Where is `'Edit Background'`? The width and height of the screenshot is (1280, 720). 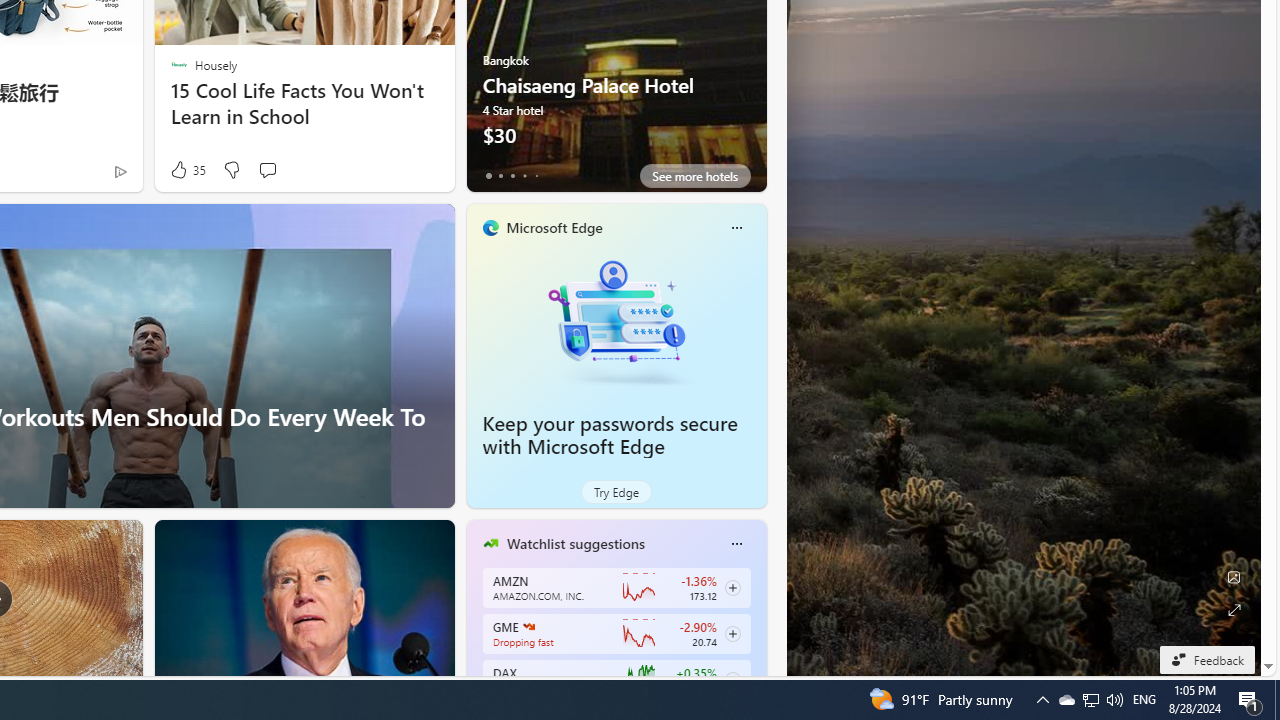
'Edit Background' is located at coordinates (1232, 577).